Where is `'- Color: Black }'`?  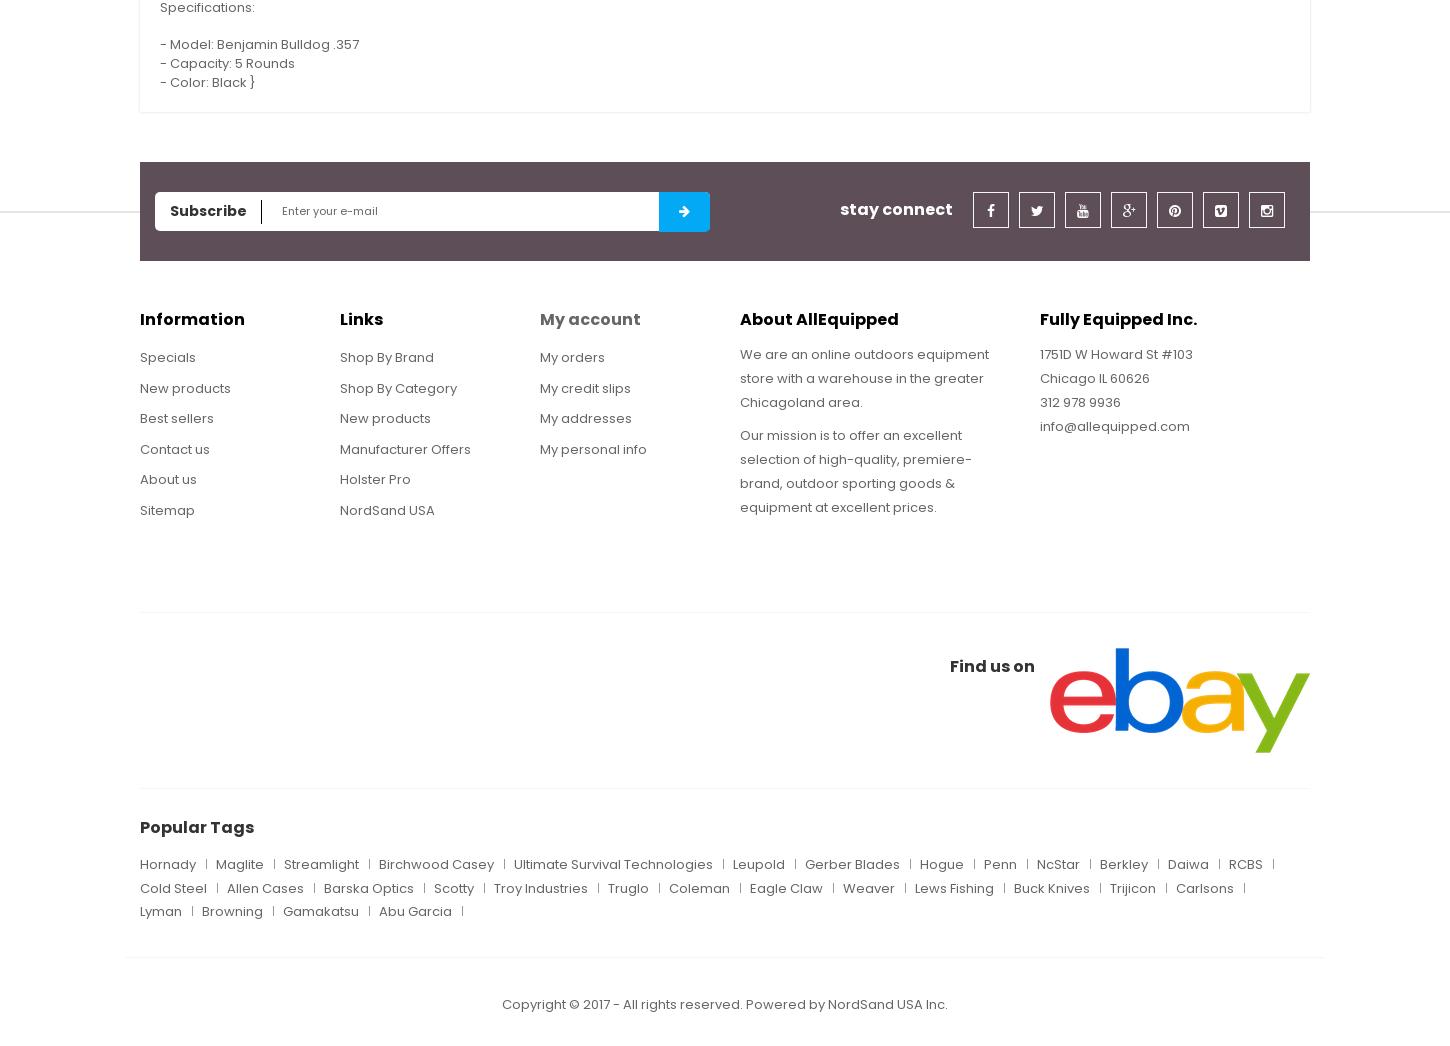 '- Color: Black }' is located at coordinates (158, 81).